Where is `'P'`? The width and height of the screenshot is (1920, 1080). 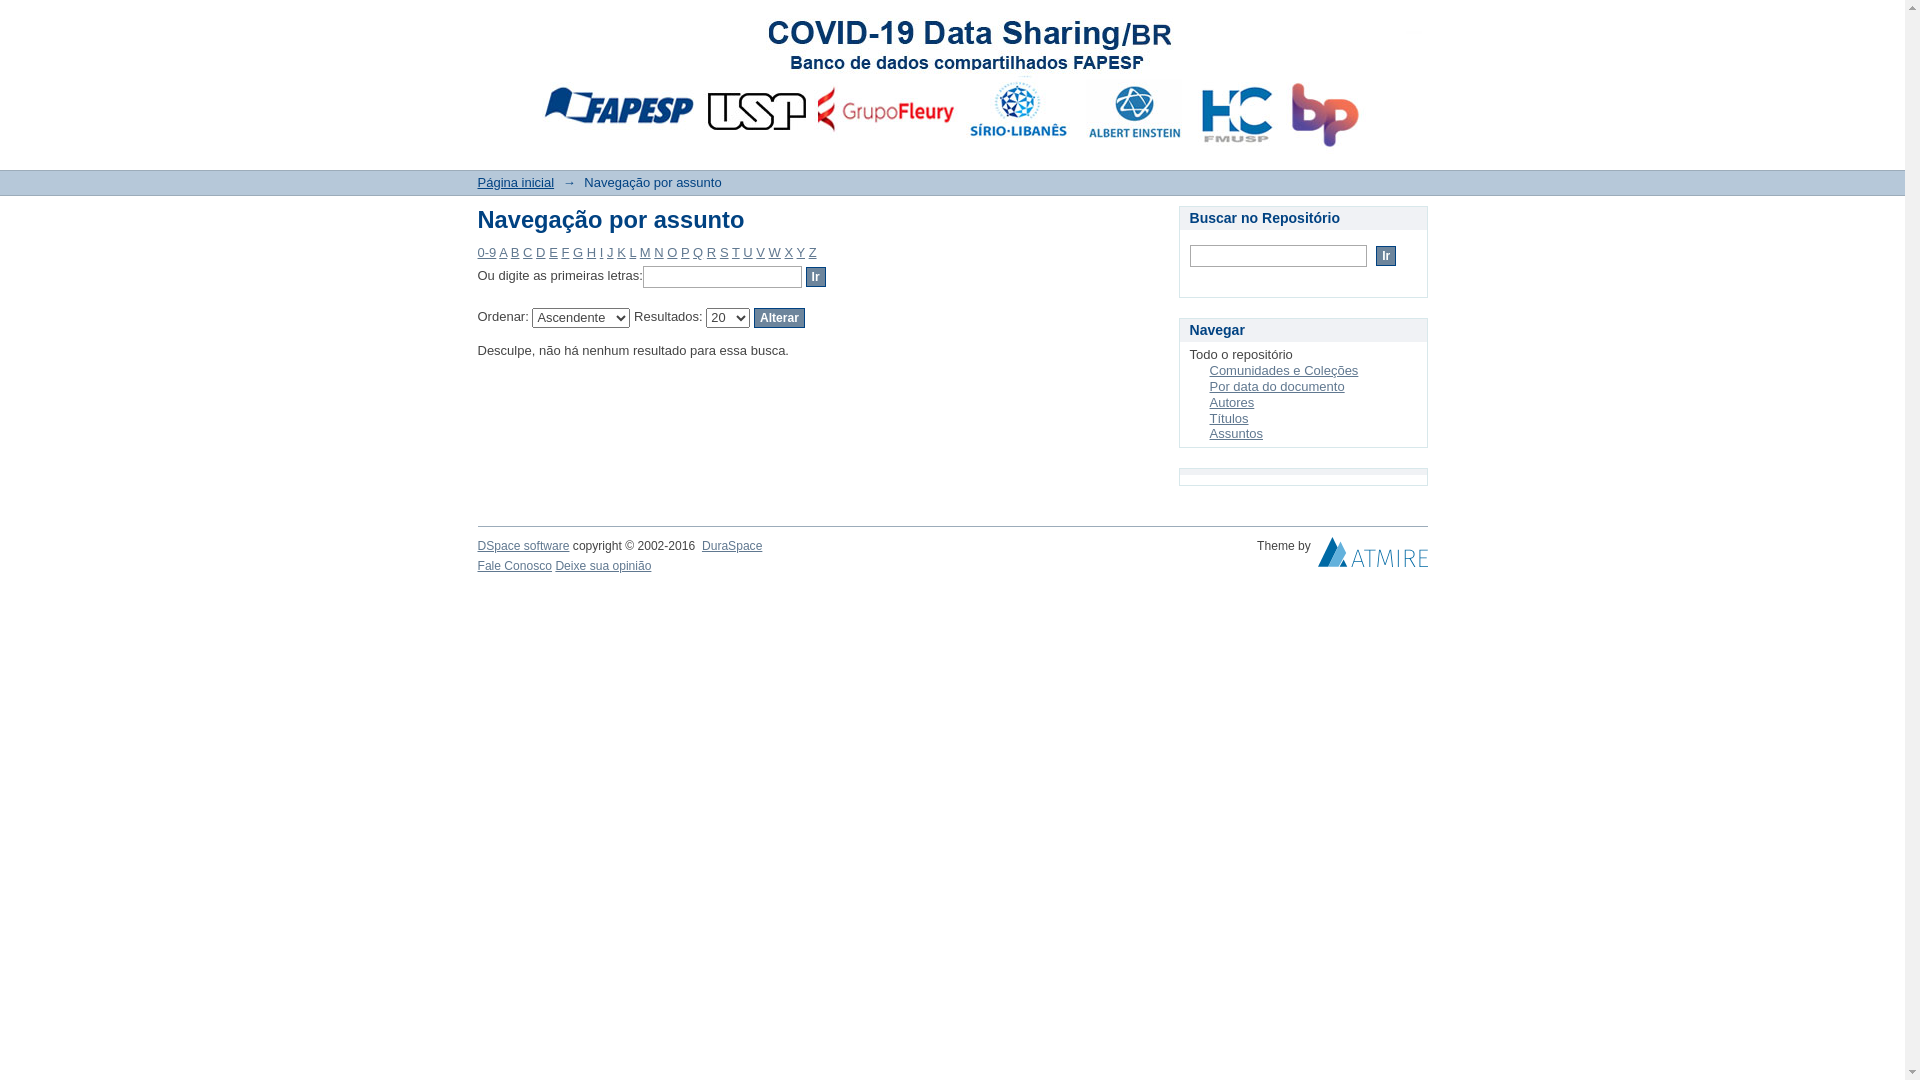
'P' is located at coordinates (685, 251).